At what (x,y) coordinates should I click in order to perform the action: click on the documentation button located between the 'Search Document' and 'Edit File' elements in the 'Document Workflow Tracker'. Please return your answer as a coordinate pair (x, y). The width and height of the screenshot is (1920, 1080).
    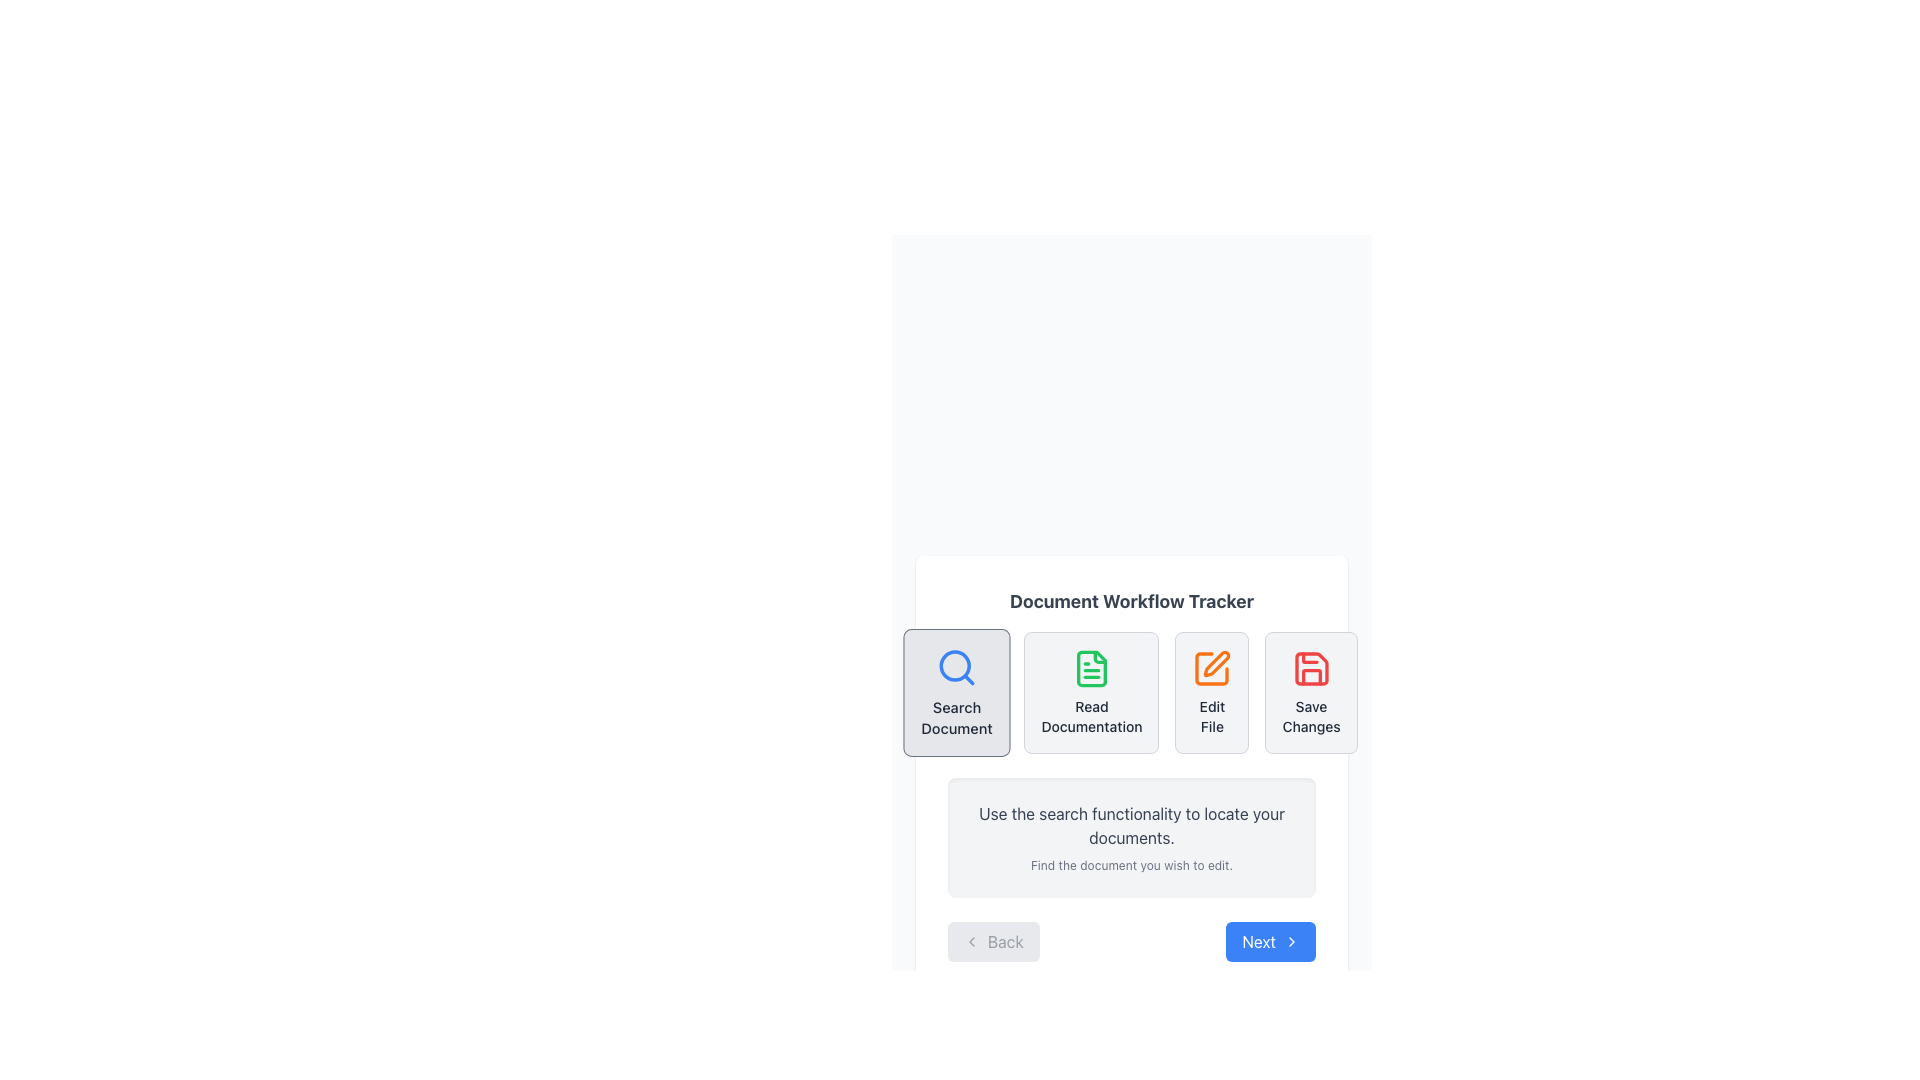
    Looking at the image, I should click on (1132, 692).